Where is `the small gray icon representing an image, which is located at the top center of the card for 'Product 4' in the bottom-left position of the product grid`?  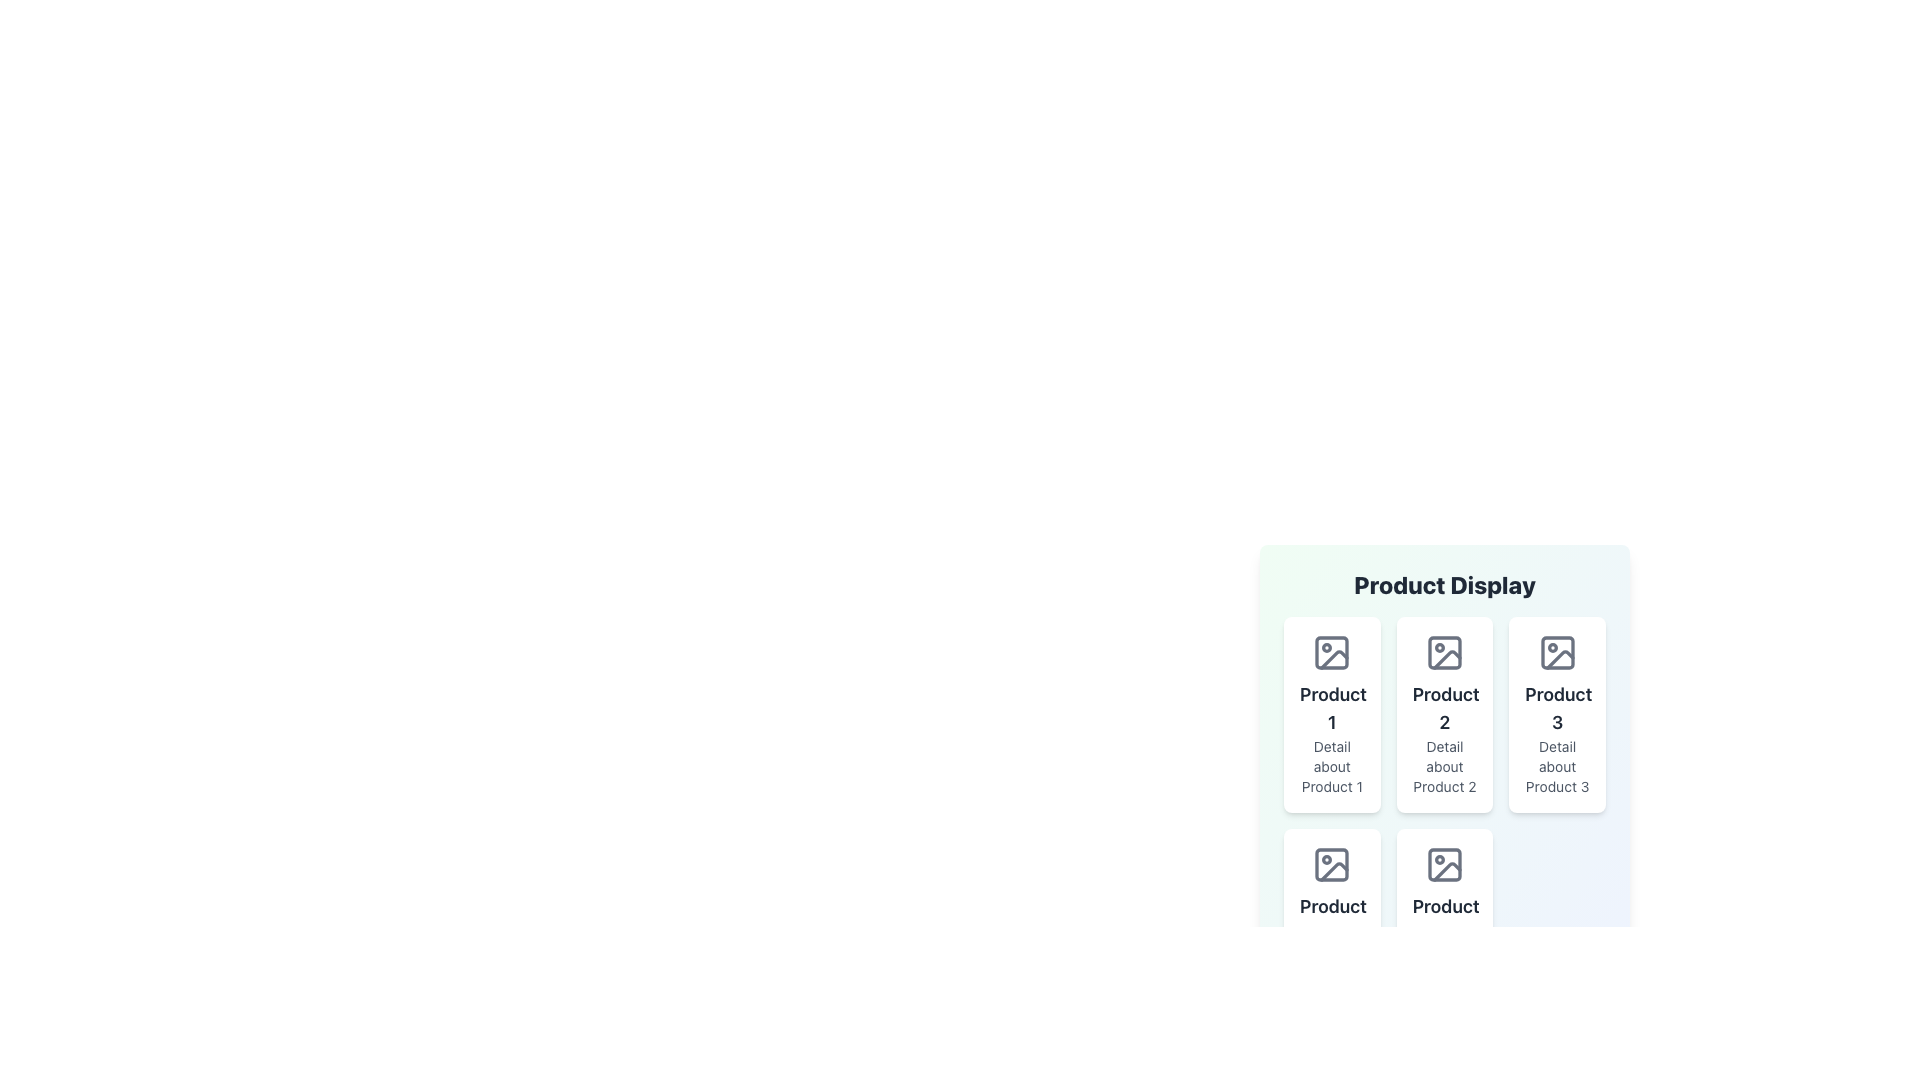
the small gray icon representing an image, which is located at the top center of the card for 'Product 4' in the bottom-left position of the product grid is located at coordinates (1332, 863).